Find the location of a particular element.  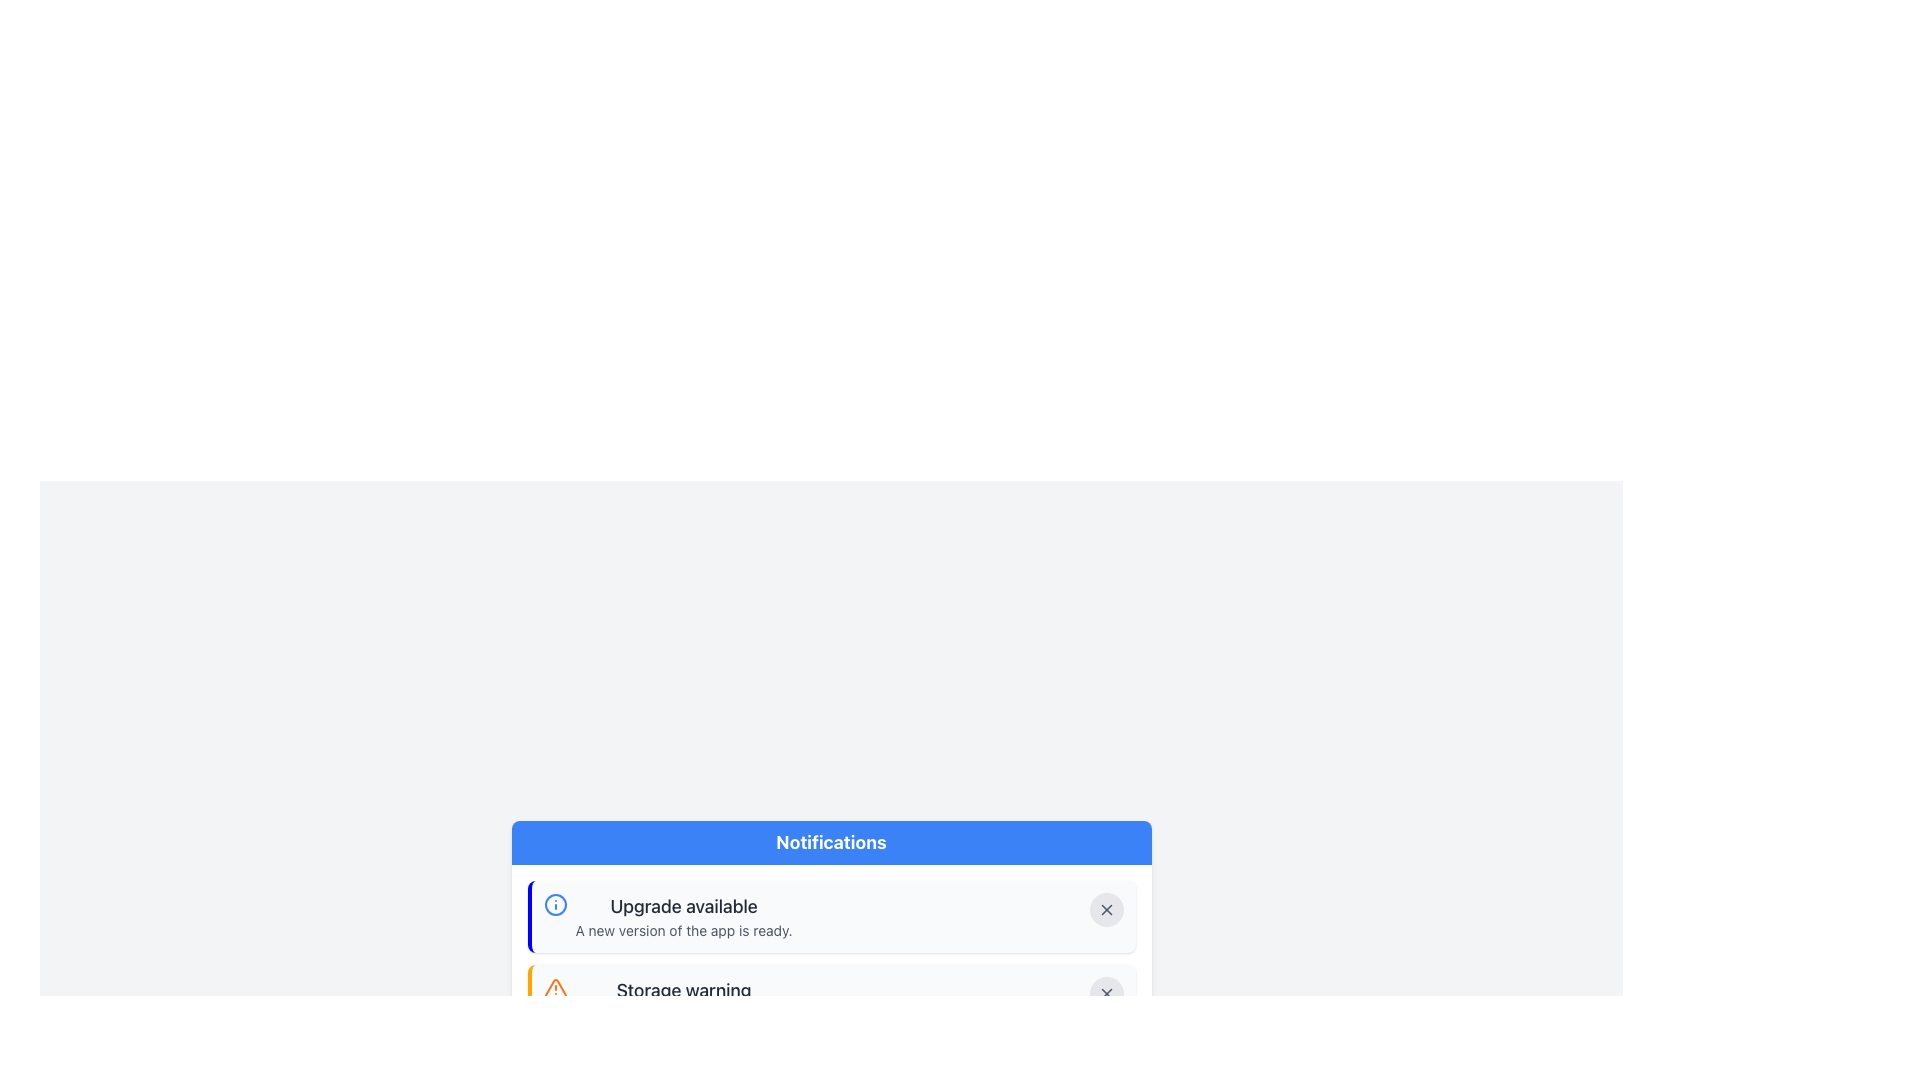

informational text block displaying the headline 'Upgrade available' and description 'A new version of the app is ready.' is located at coordinates (667, 917).